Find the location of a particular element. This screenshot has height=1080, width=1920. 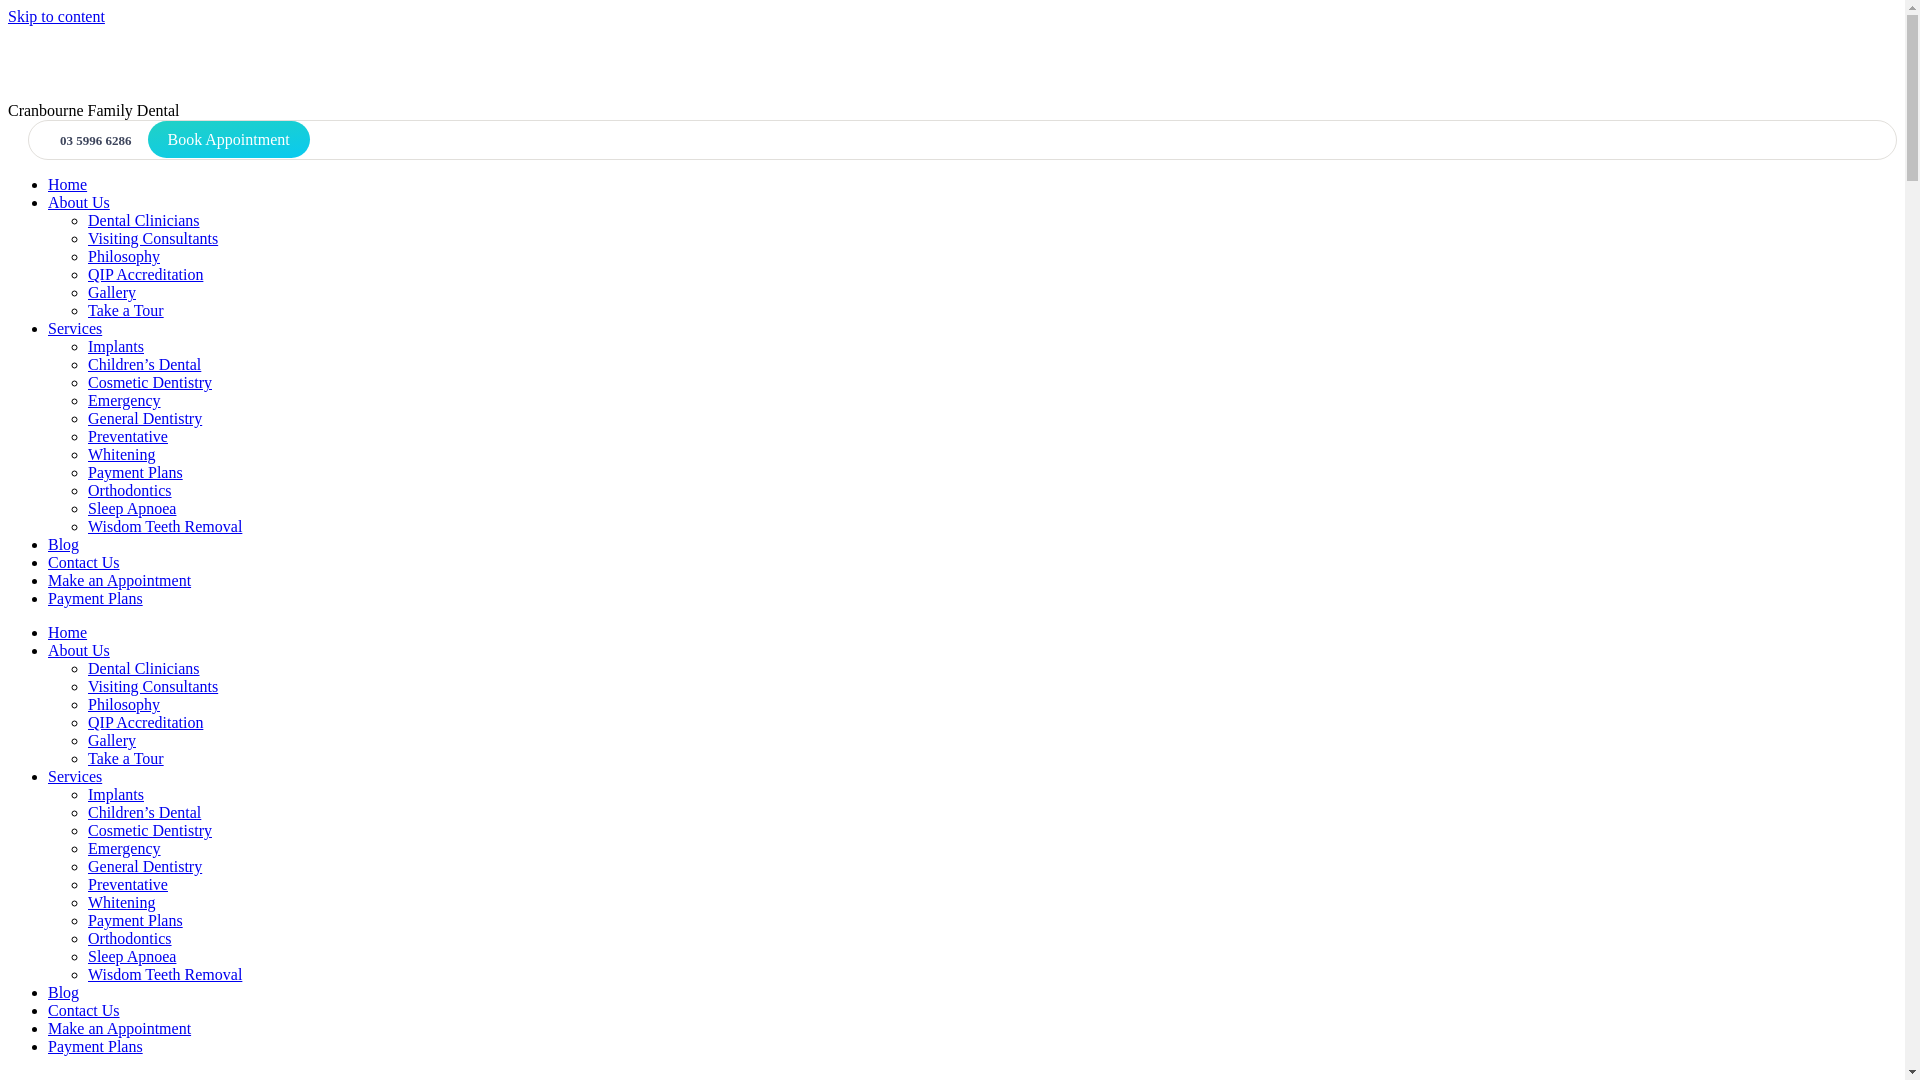

'Whitening' is located at coordinates (120, 902).